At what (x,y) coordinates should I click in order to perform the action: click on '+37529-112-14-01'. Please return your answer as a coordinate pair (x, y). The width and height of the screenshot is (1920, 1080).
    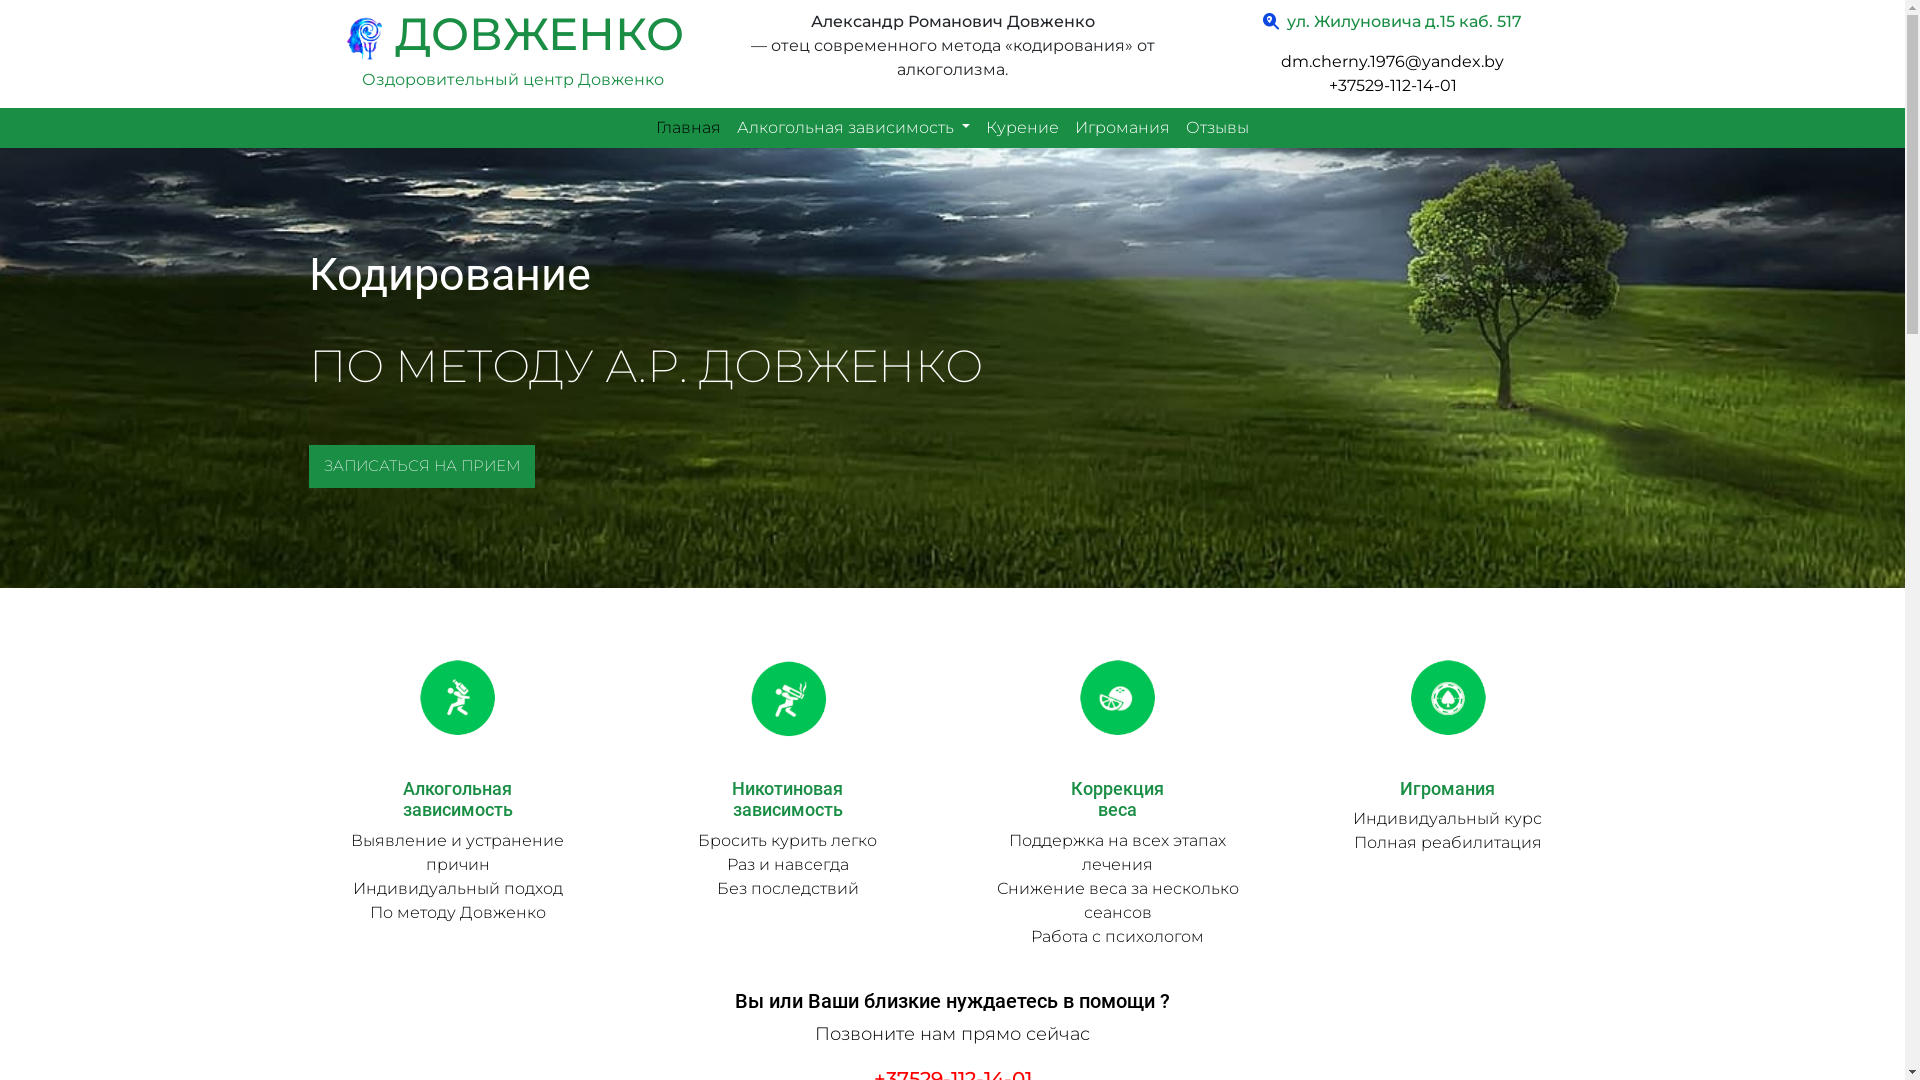
    Looking at the image, I should click on (1391, 84).